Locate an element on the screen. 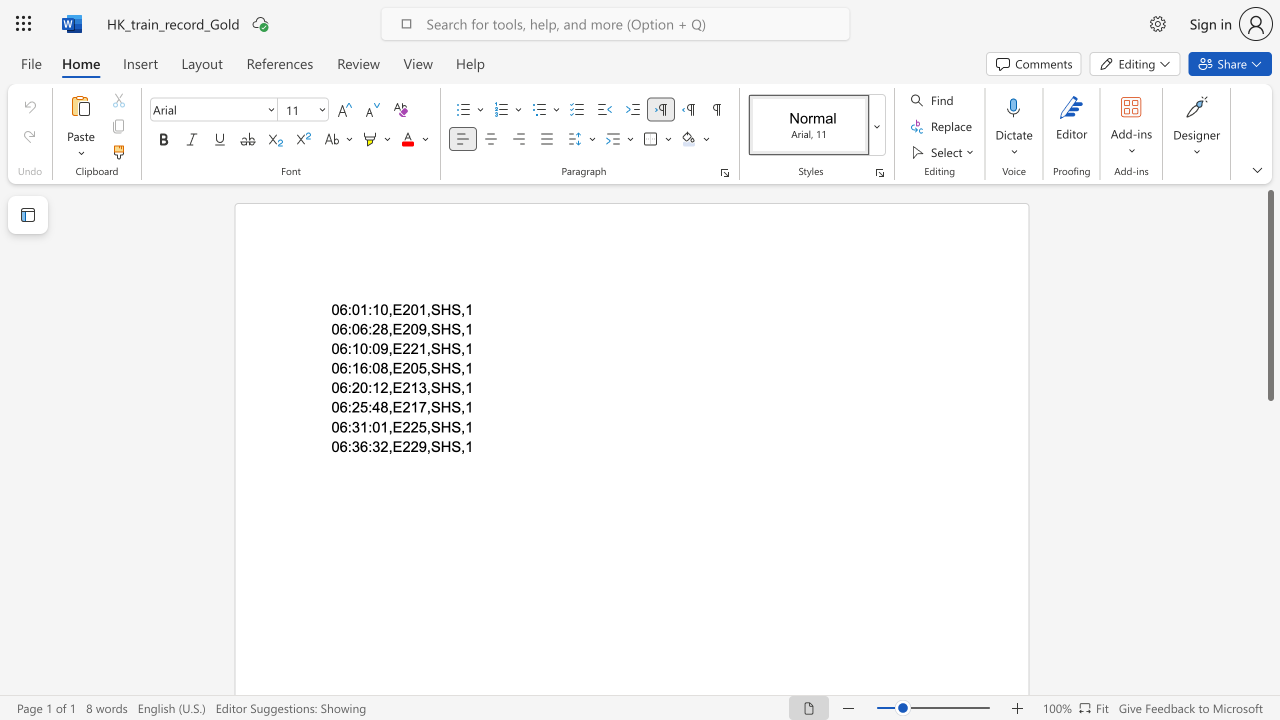 This screenshot has width=1280, height=720. the right-hand scrollbar to descend the page is located at coordinates (1269, 660).